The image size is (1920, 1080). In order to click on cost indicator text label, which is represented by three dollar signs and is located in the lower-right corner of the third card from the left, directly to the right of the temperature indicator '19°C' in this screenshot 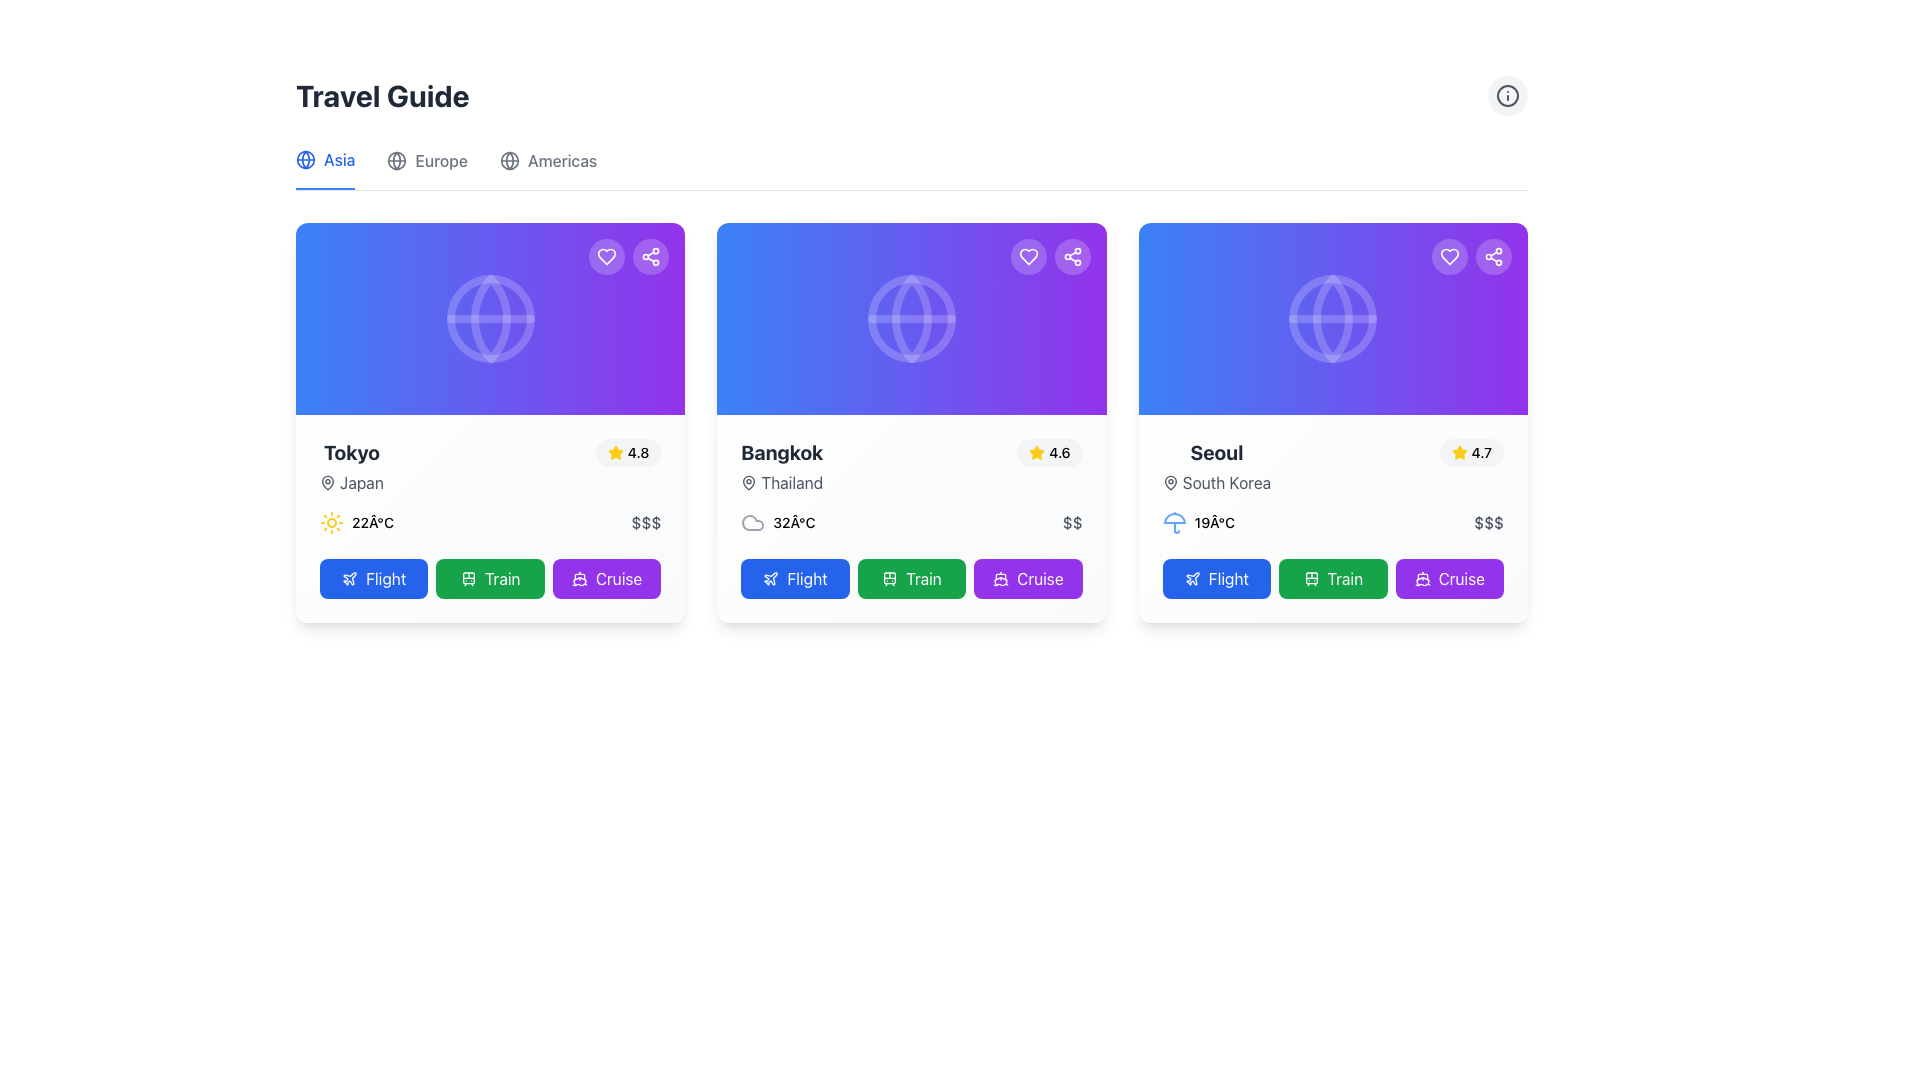, I will do `click(1488, 522)`.